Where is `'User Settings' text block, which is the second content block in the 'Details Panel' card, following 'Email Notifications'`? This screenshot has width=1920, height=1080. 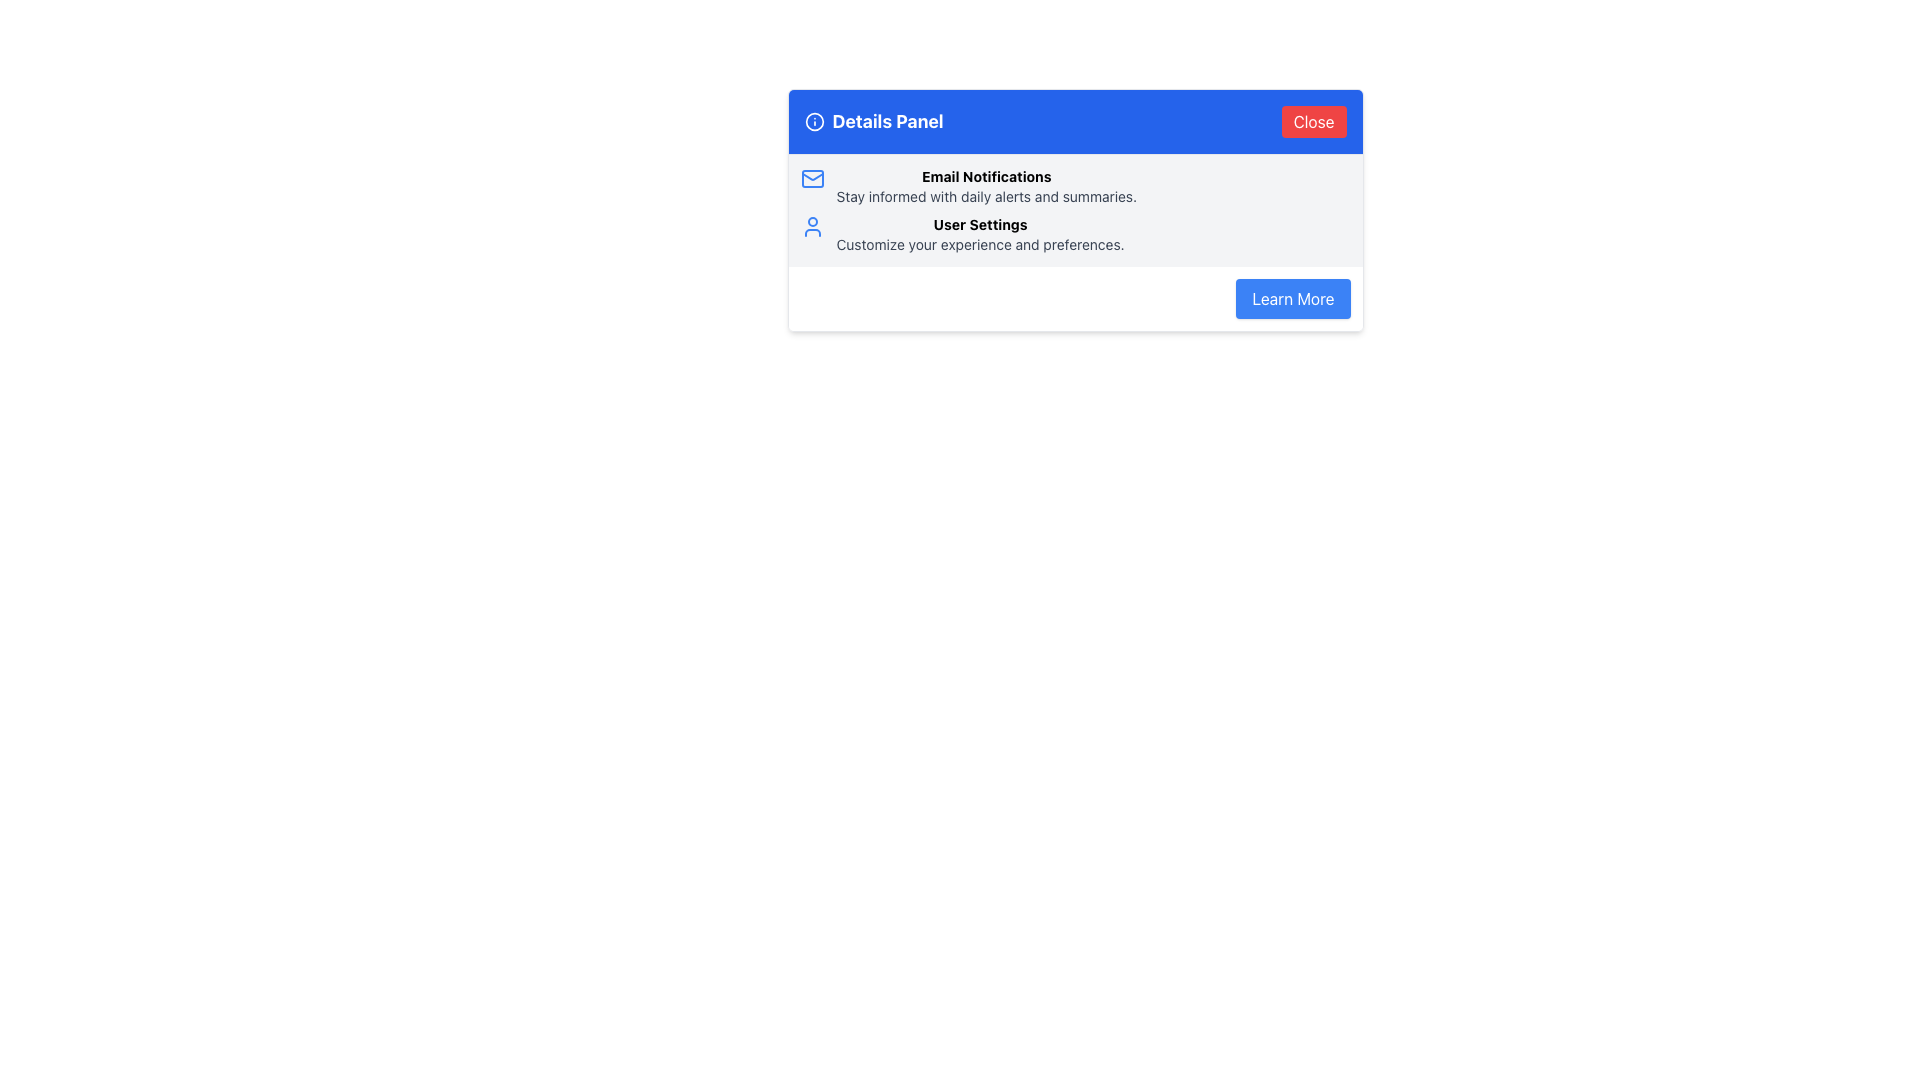 'User Settings' text block, which is the second content block in the 'Details Panel' card, following 'Email Notifications' is located at coordinates (980, 234).